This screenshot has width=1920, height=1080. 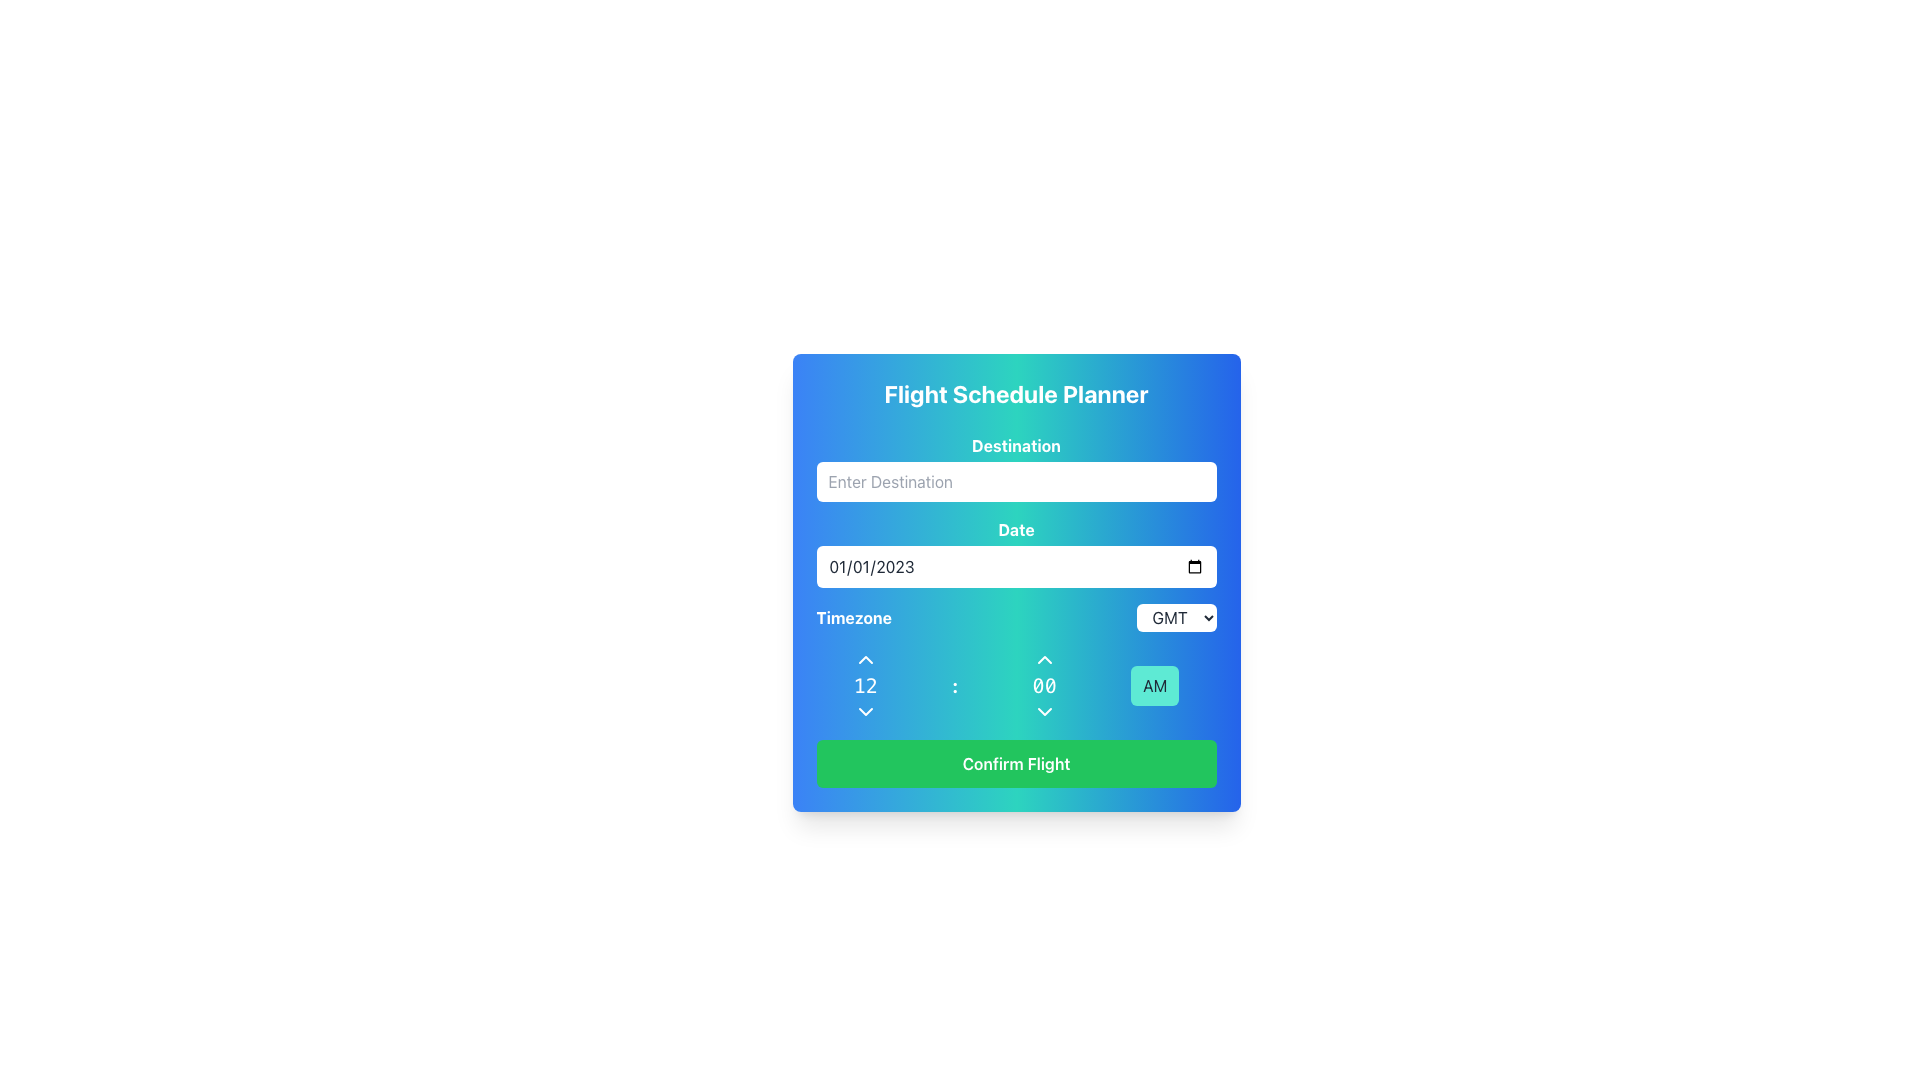 I want to click on the downward-pointing chevron icon styled as a dropdown indicator, so click(x=1043, y=711).